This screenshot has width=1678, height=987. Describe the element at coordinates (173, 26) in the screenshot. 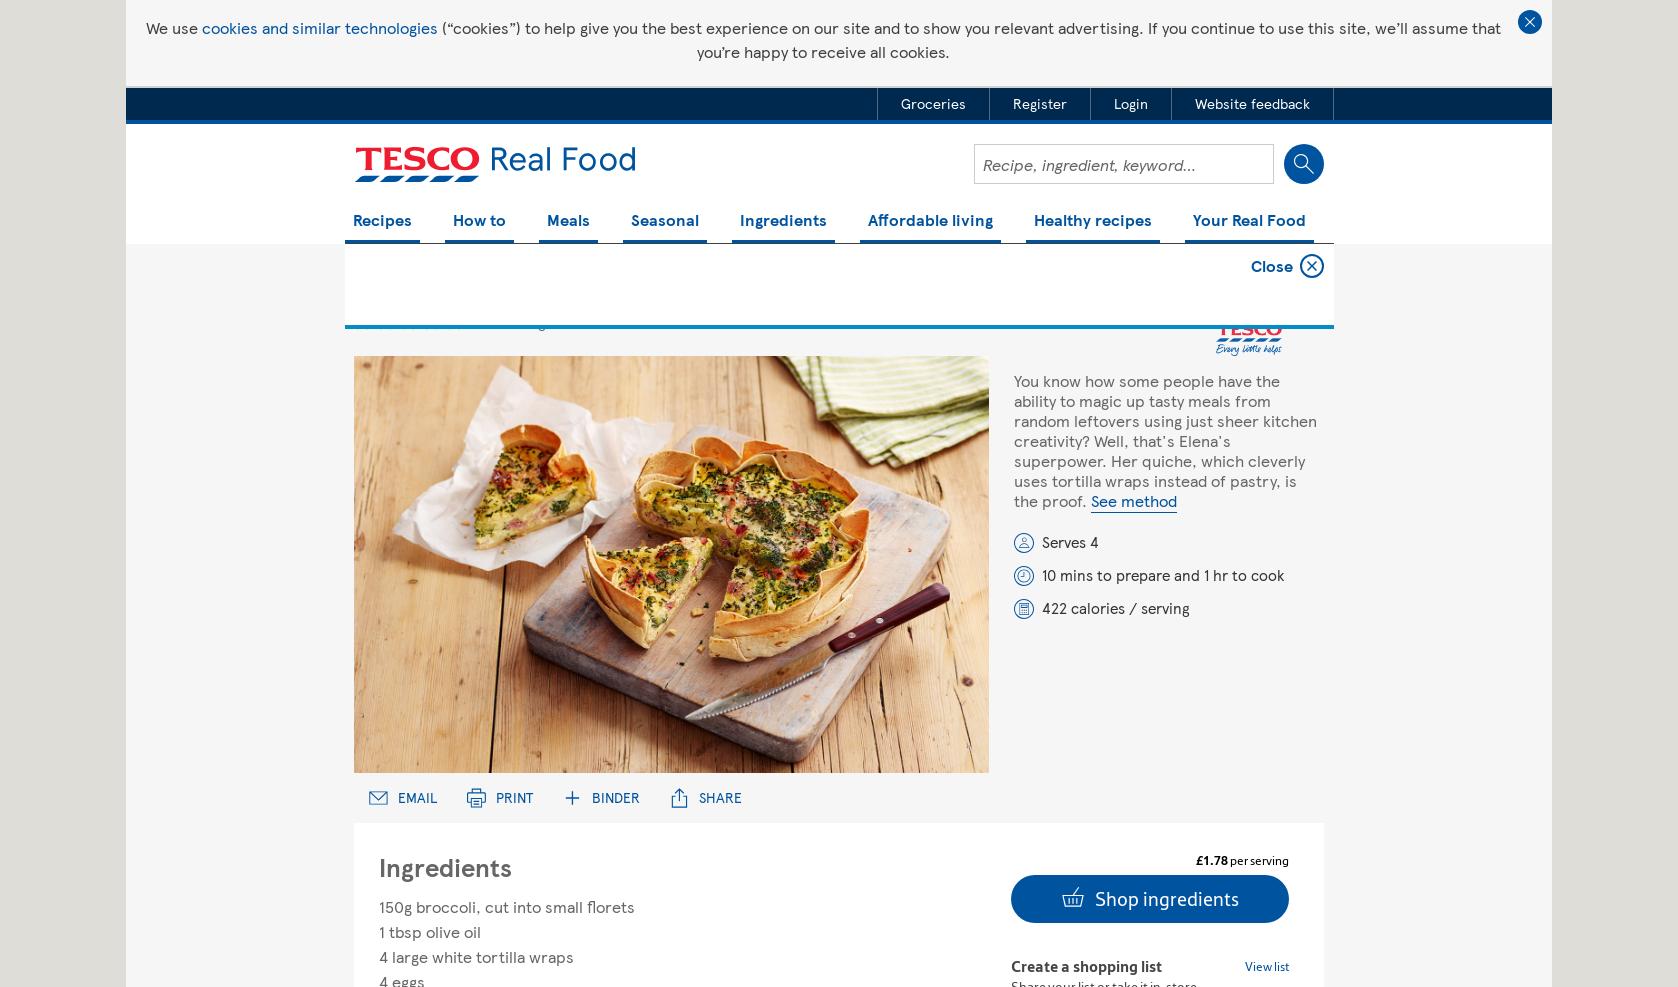

I see `'We use'` at that location.